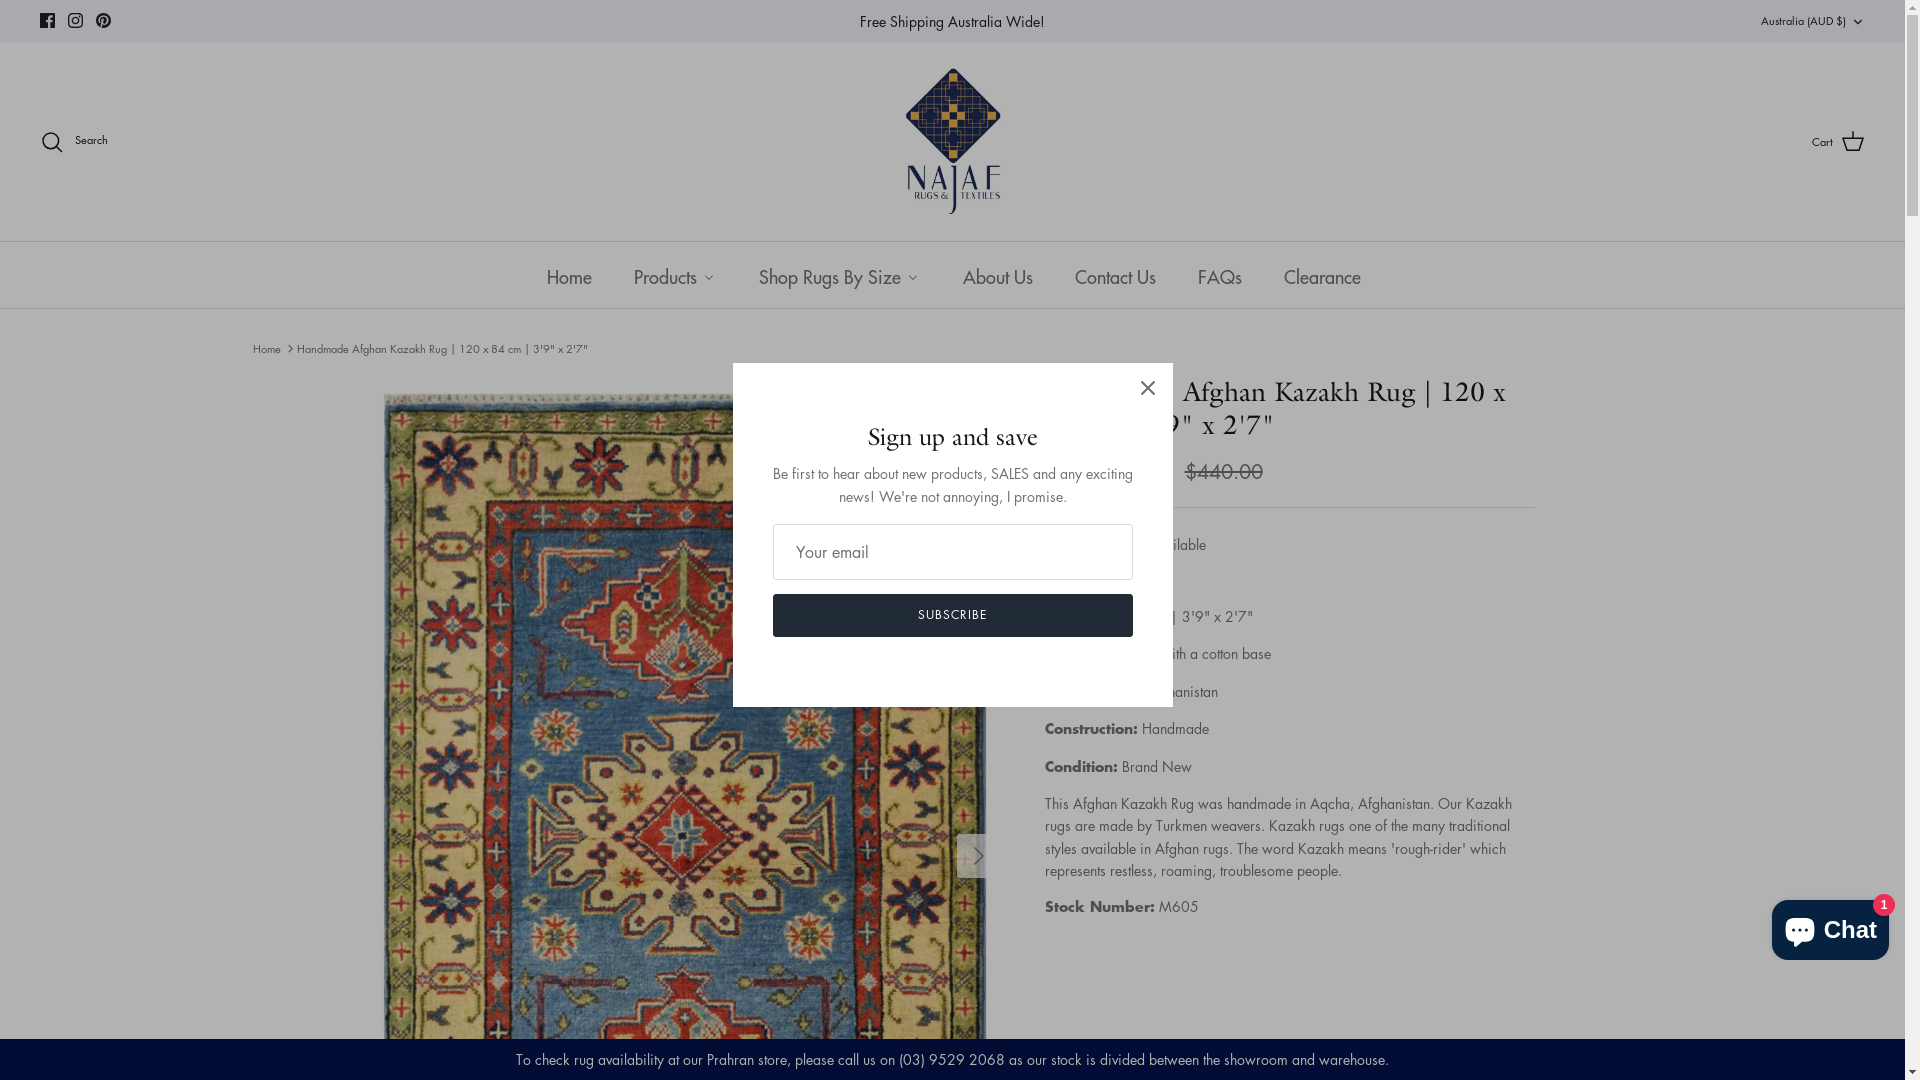 Image resolution: width=1920 pixels, height=1080 pixels. What do you see at coordinates (1813, 20) in the screenshot?
I see `'Australia (AUD $)` at bounding box center [1813, 20].